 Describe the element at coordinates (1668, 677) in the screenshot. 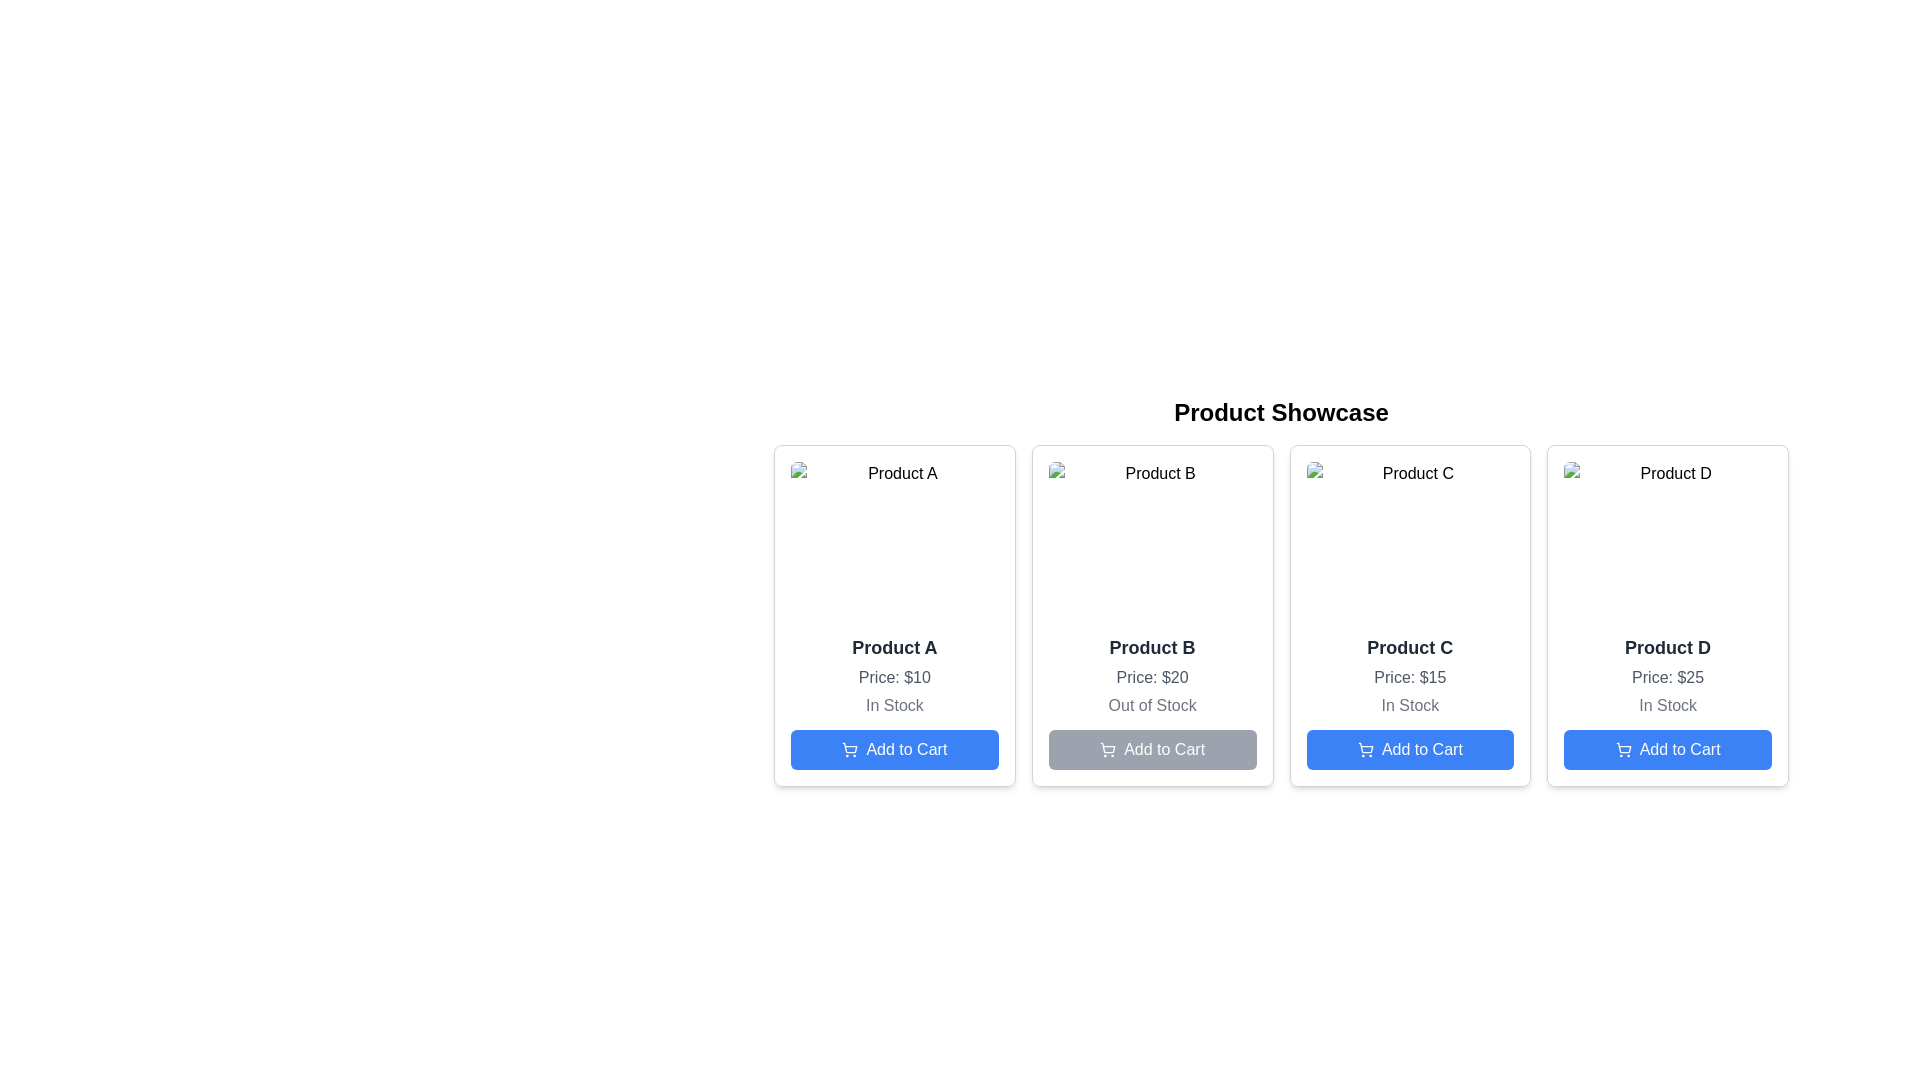

I see `price information from the Text Label located in the Product D card, situated under the product title and above the availability status` at that location.